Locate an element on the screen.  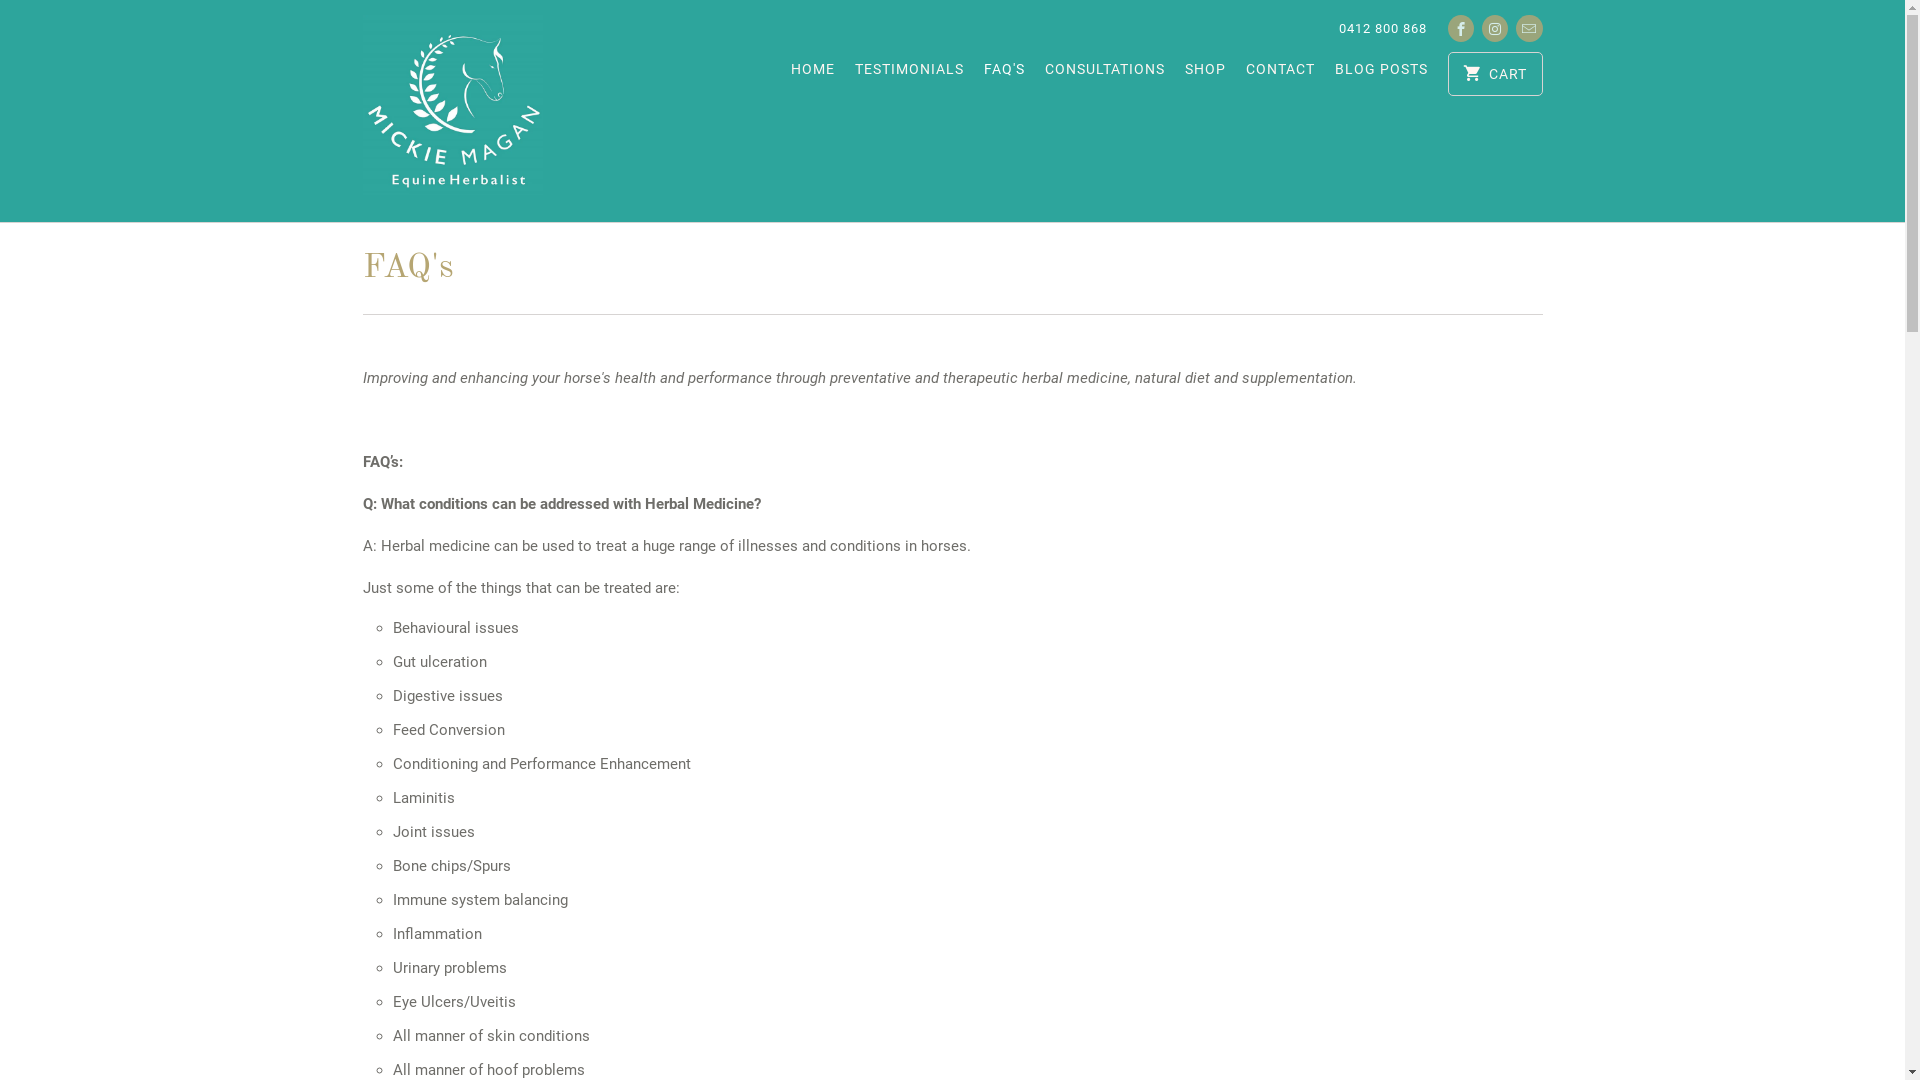
'CART' is located at coordinates (1494, 72).